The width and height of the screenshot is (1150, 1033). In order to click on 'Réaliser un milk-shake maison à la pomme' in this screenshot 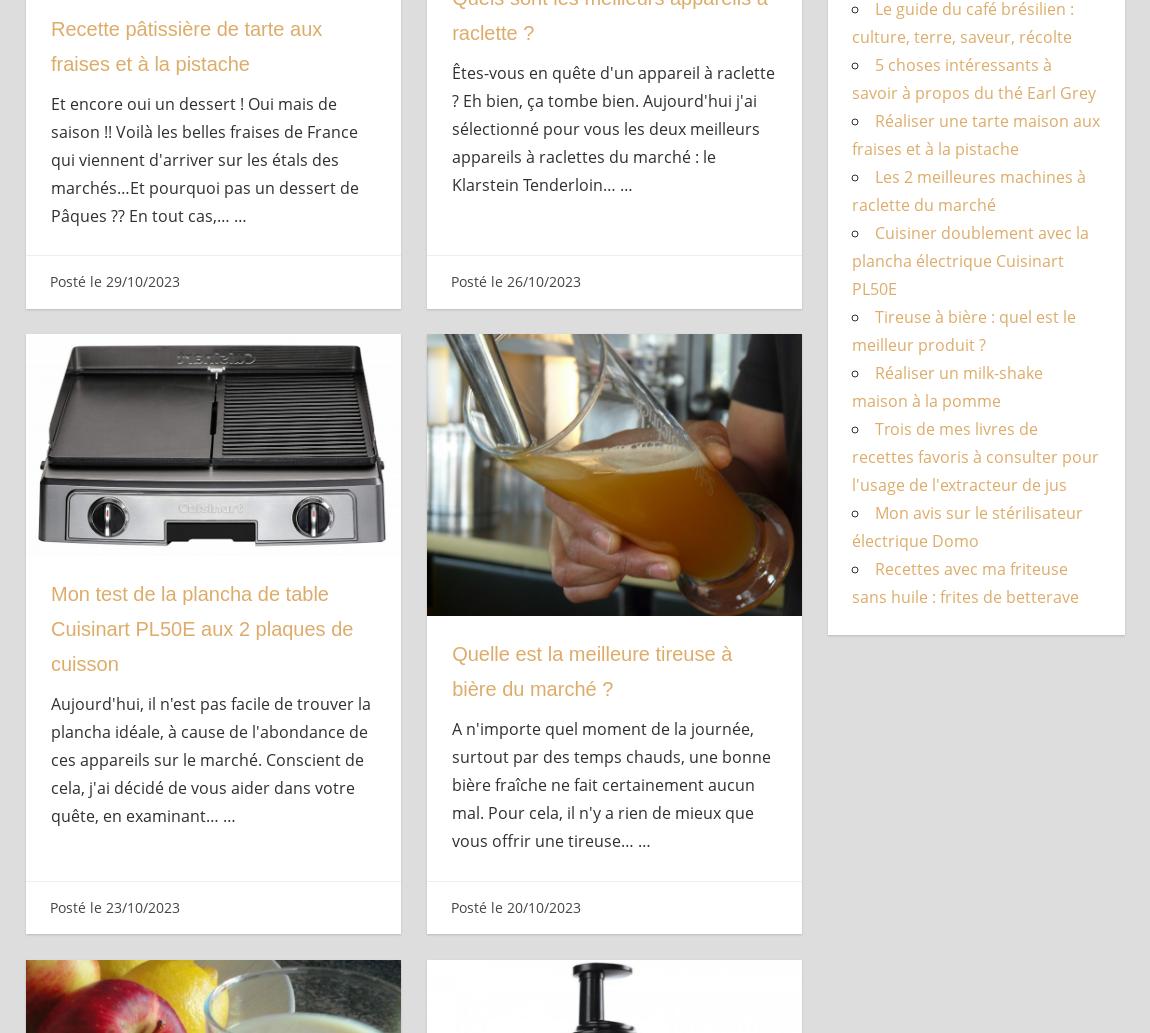, I will do `click(946, 386)`.